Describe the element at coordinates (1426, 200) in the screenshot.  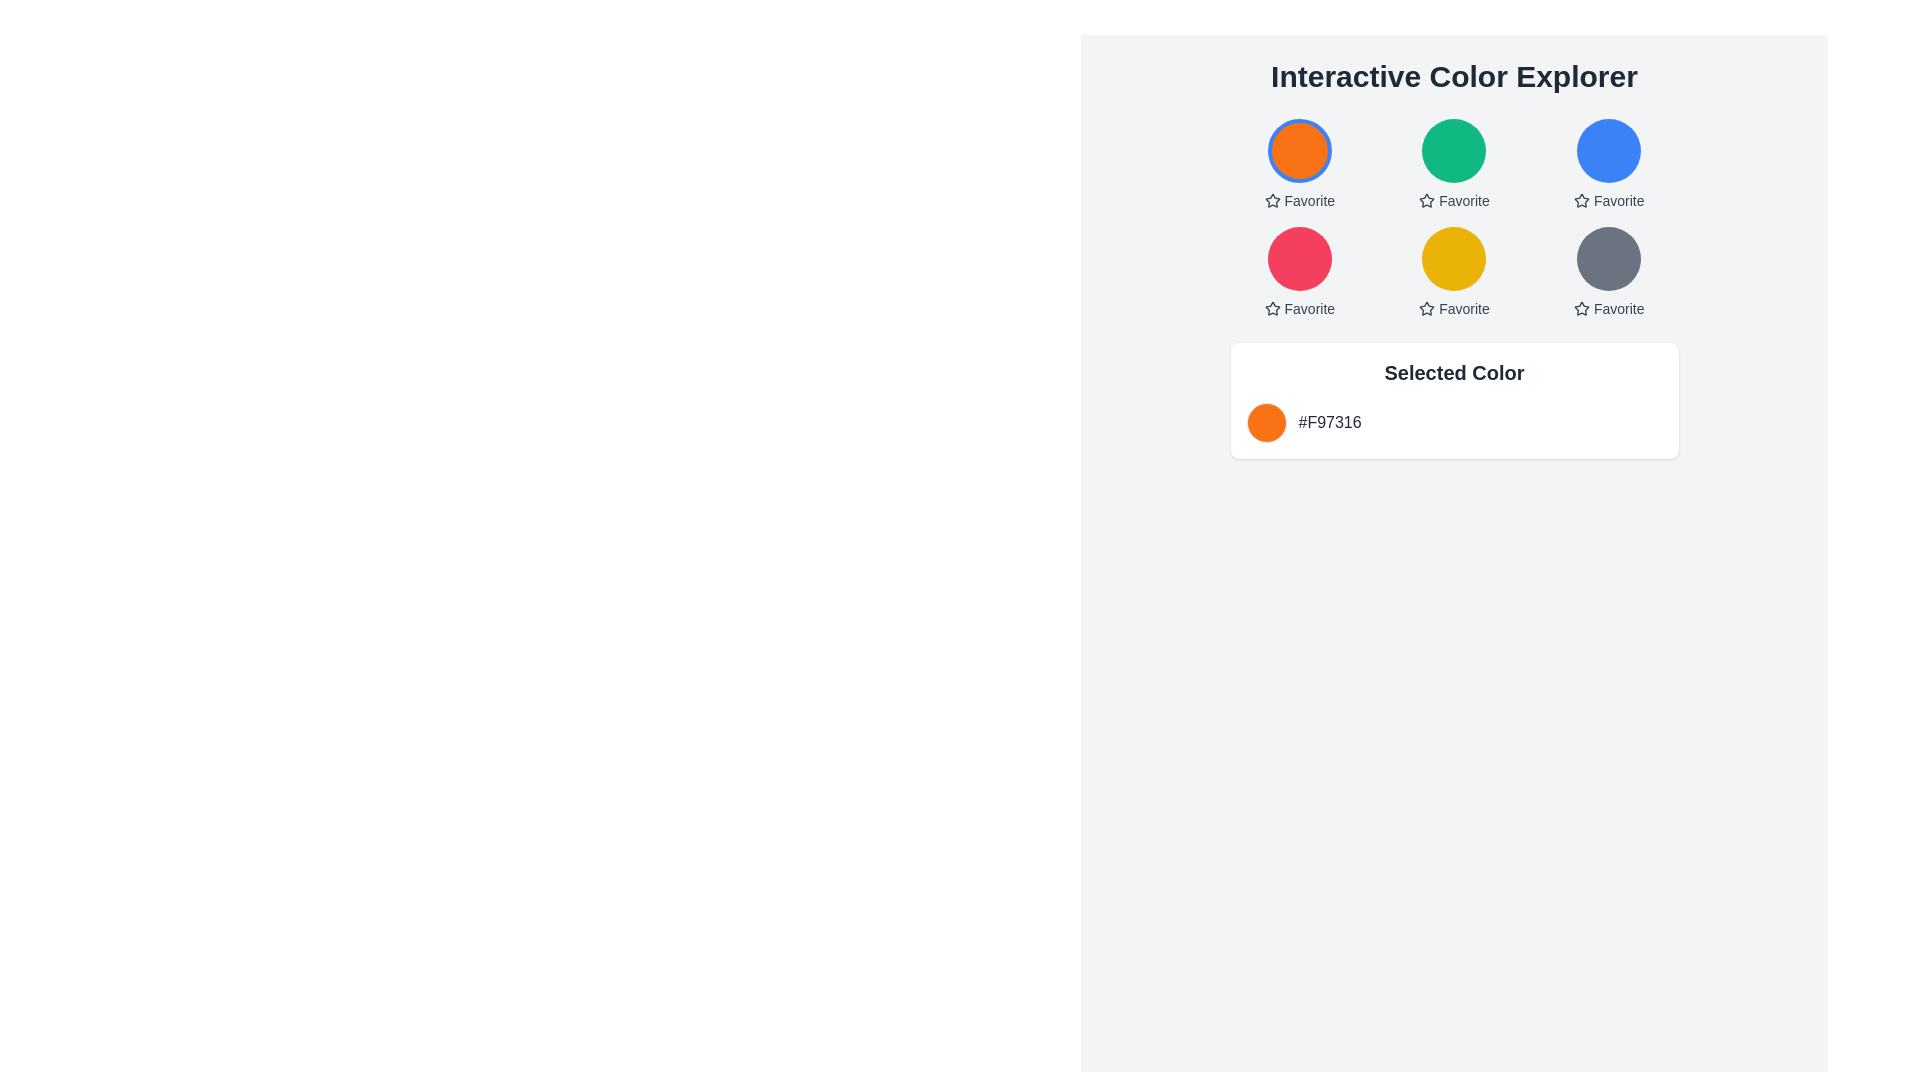
I see `the second Icon Button from the left in the first row of items` at that location.